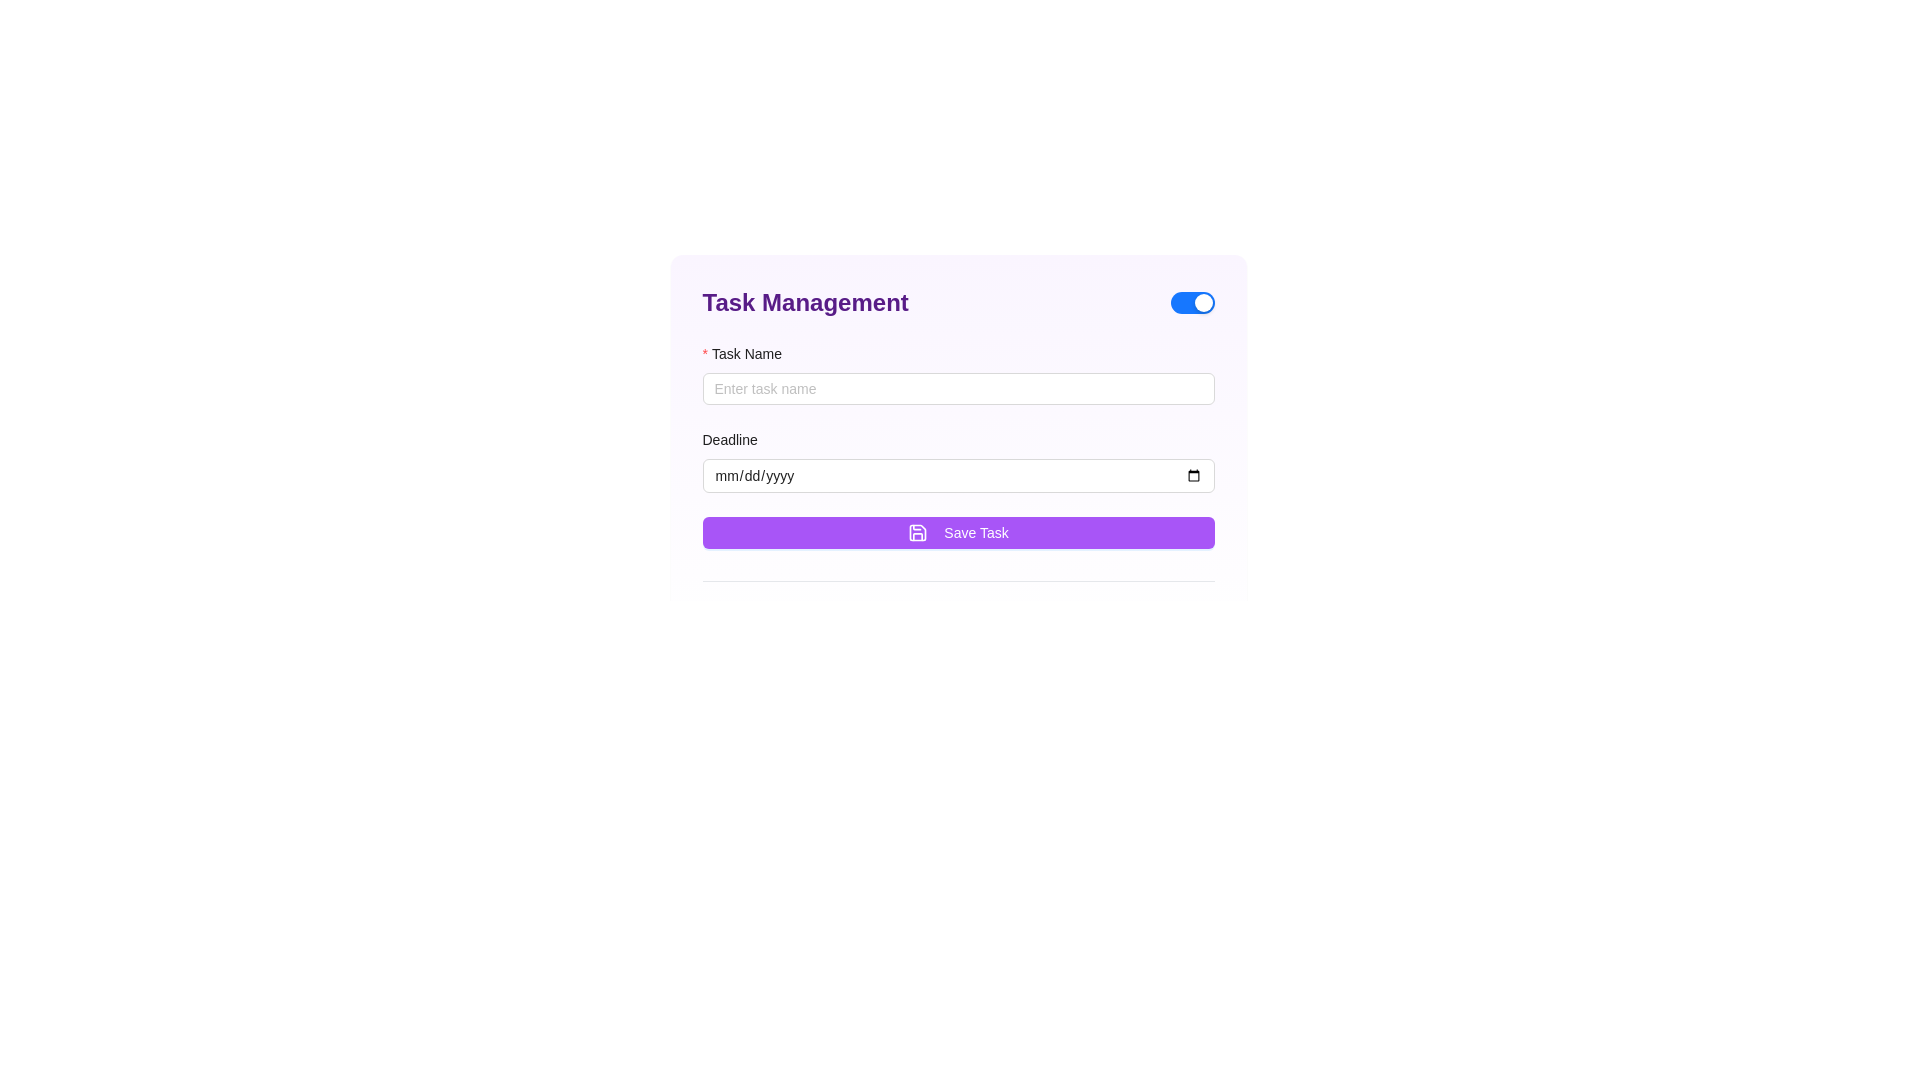 Image resolution: width=1920 pixels, height=1080 pixels. I want to click on the decorative SVG icon located adjacent to the 'Save Task' button in the bottom button section of the interface, so click(917, 531).